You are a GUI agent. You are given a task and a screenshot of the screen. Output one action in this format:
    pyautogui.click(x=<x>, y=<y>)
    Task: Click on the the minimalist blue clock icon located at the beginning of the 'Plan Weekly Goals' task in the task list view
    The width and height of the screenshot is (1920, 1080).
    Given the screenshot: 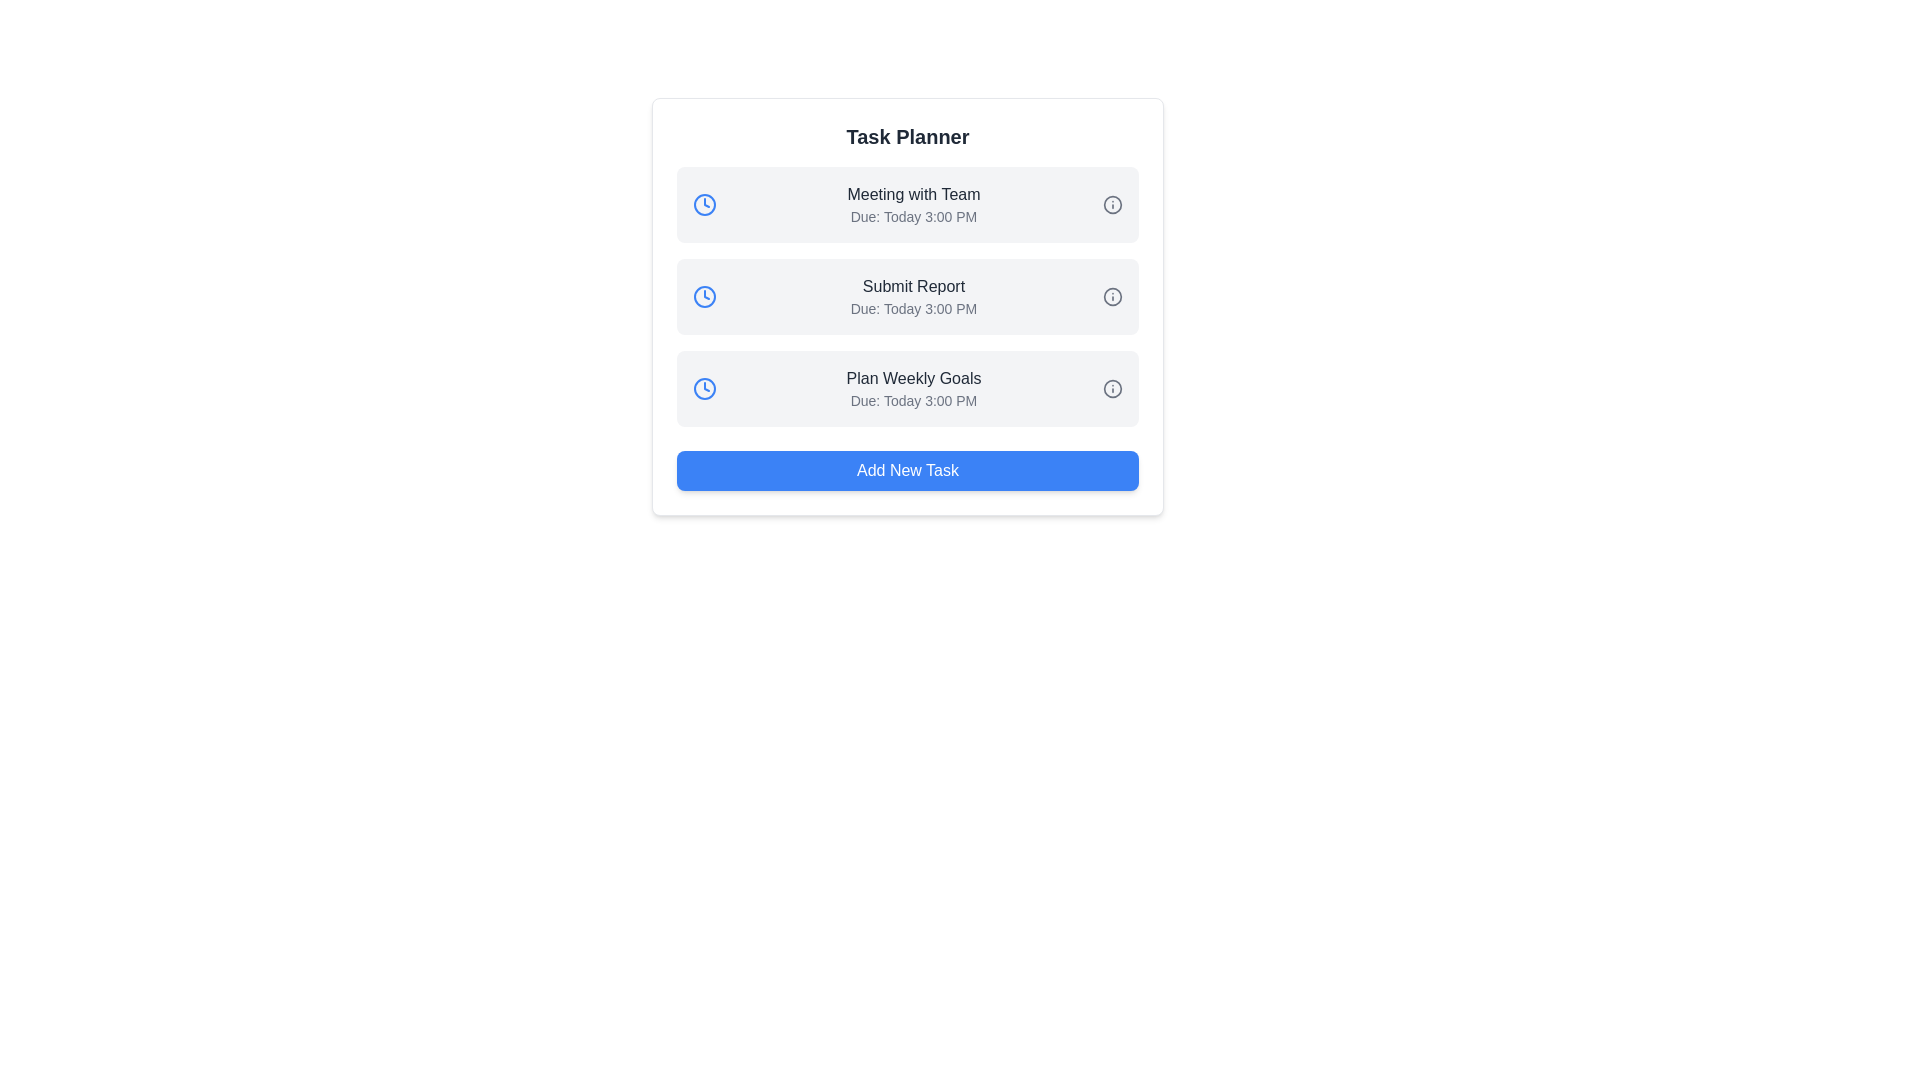 What is the action you would take?
    pyautogui.click(x=705, y=389)
    